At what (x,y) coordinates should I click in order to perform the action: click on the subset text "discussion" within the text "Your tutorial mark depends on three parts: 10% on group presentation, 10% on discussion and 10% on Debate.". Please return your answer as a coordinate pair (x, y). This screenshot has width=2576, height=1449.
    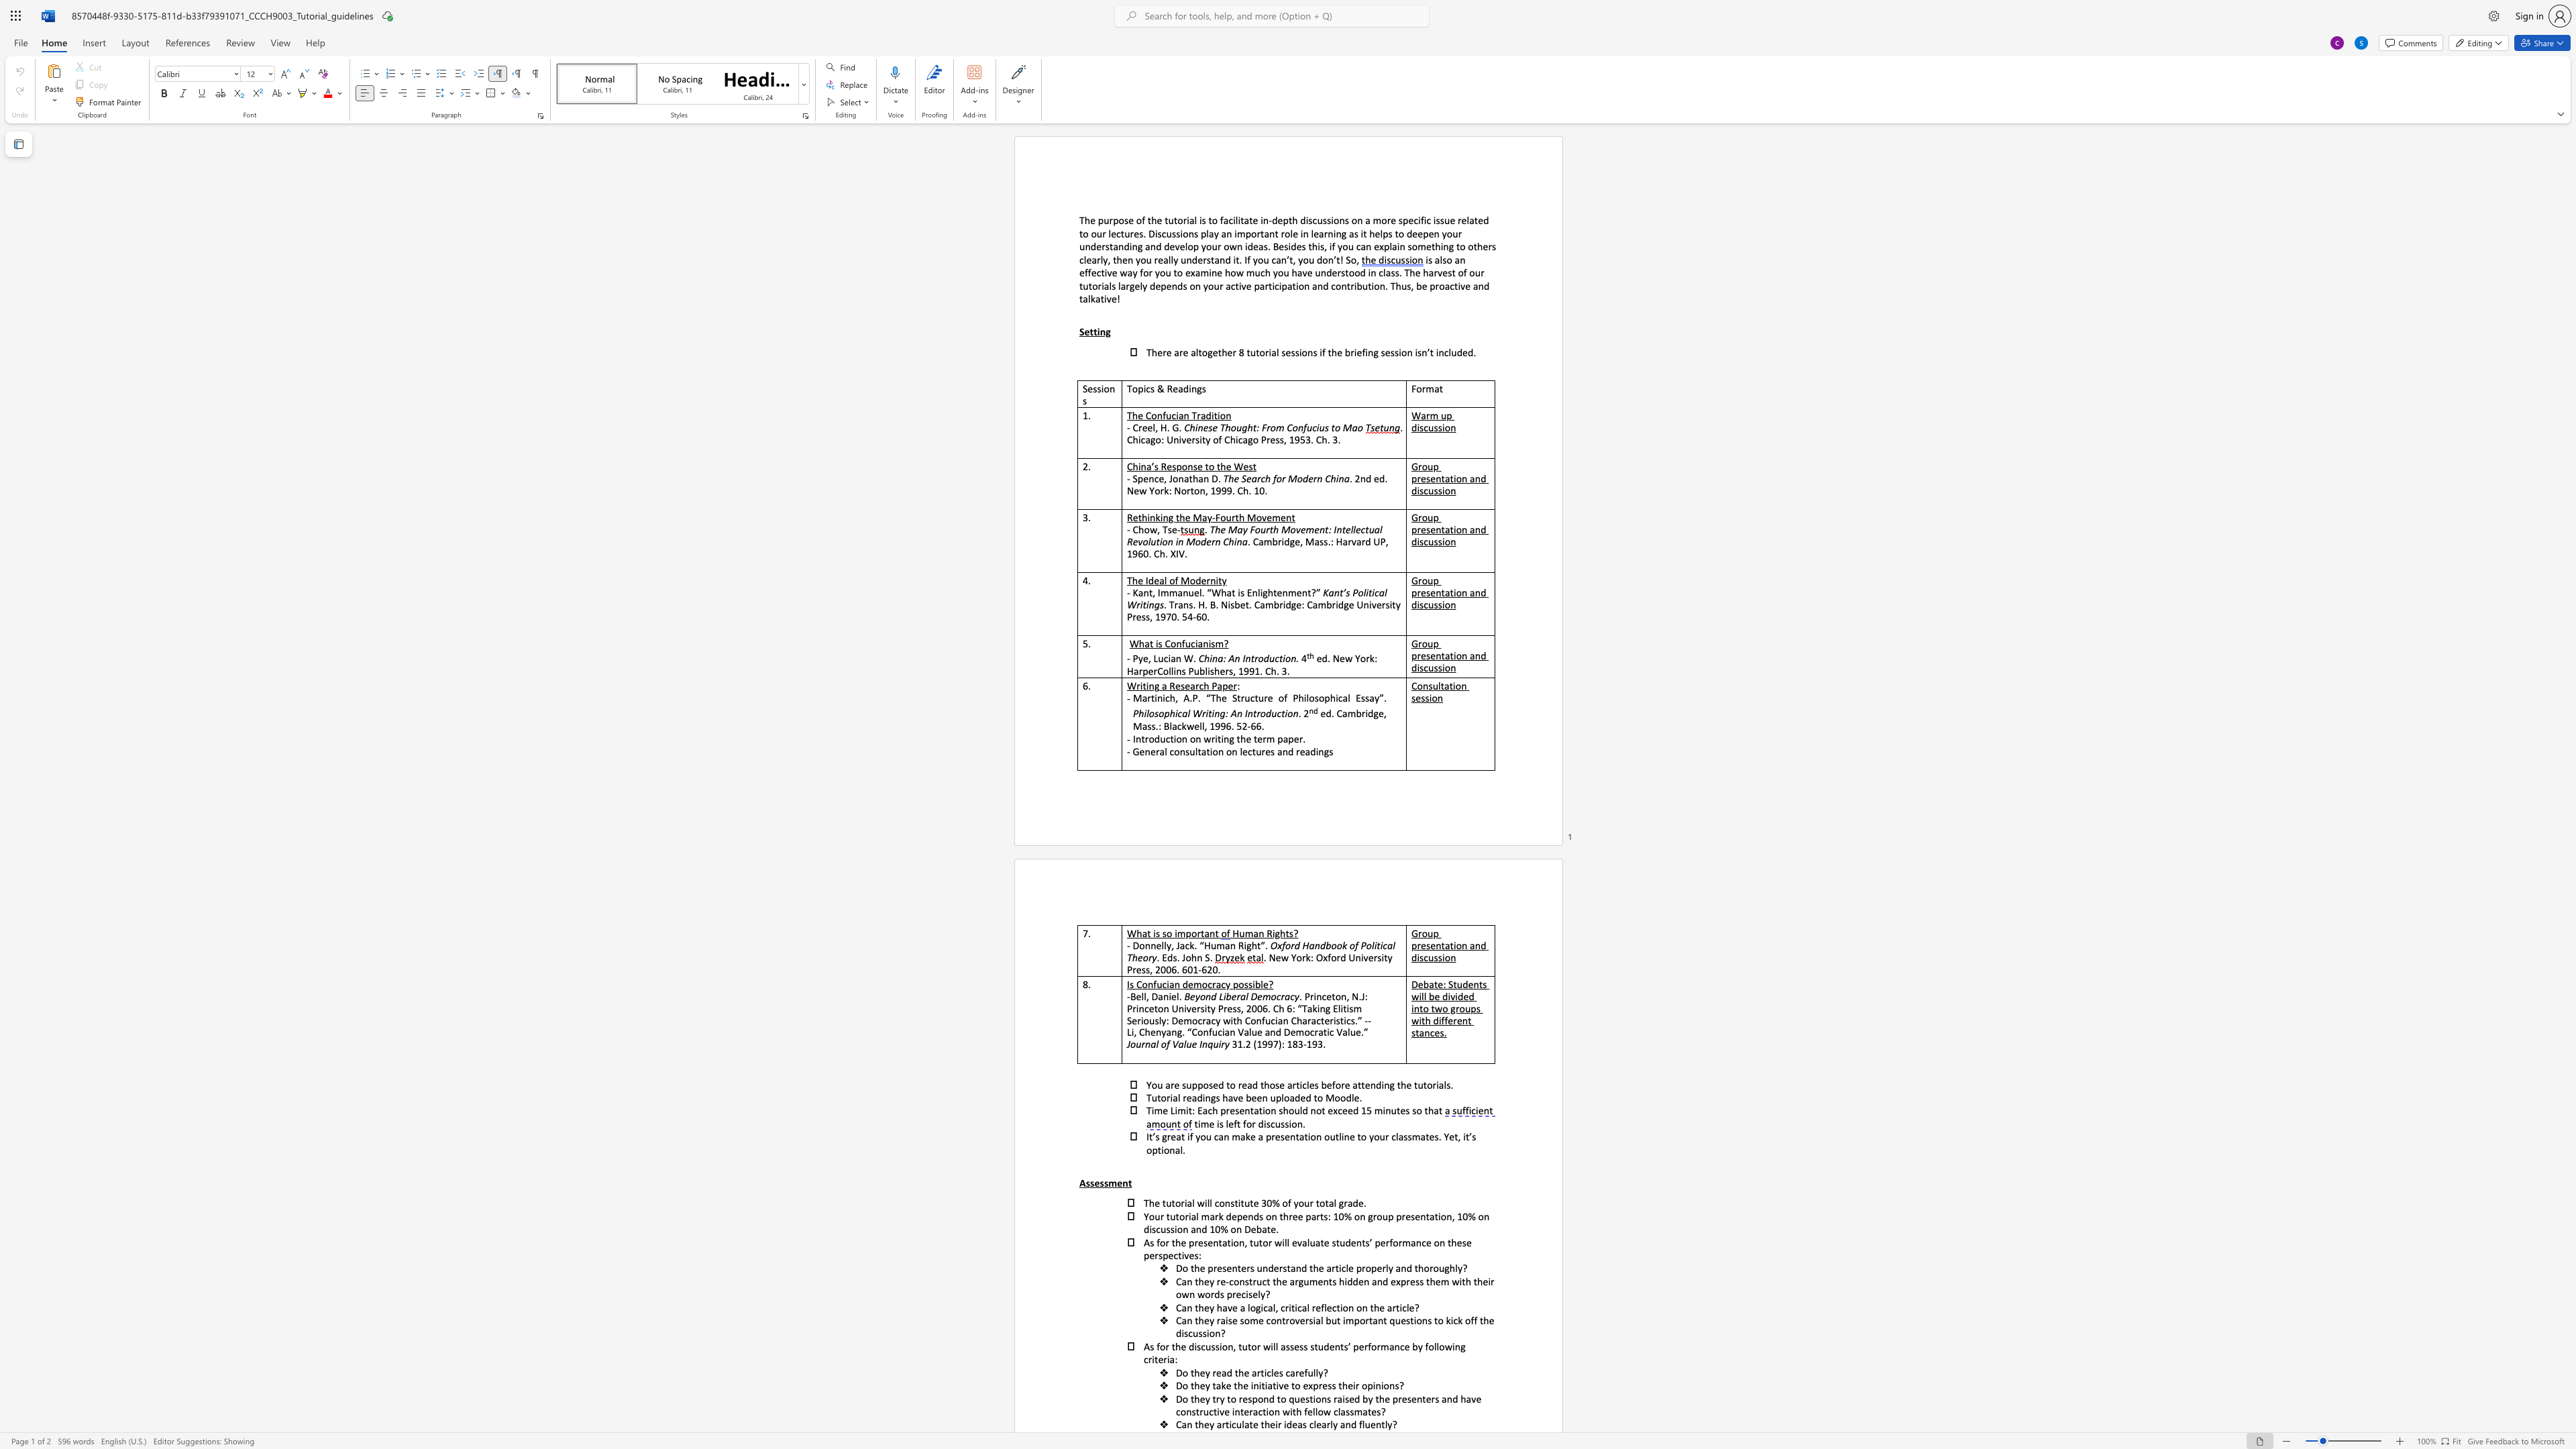
    Looking at the image, I should click on (1142, 1228).